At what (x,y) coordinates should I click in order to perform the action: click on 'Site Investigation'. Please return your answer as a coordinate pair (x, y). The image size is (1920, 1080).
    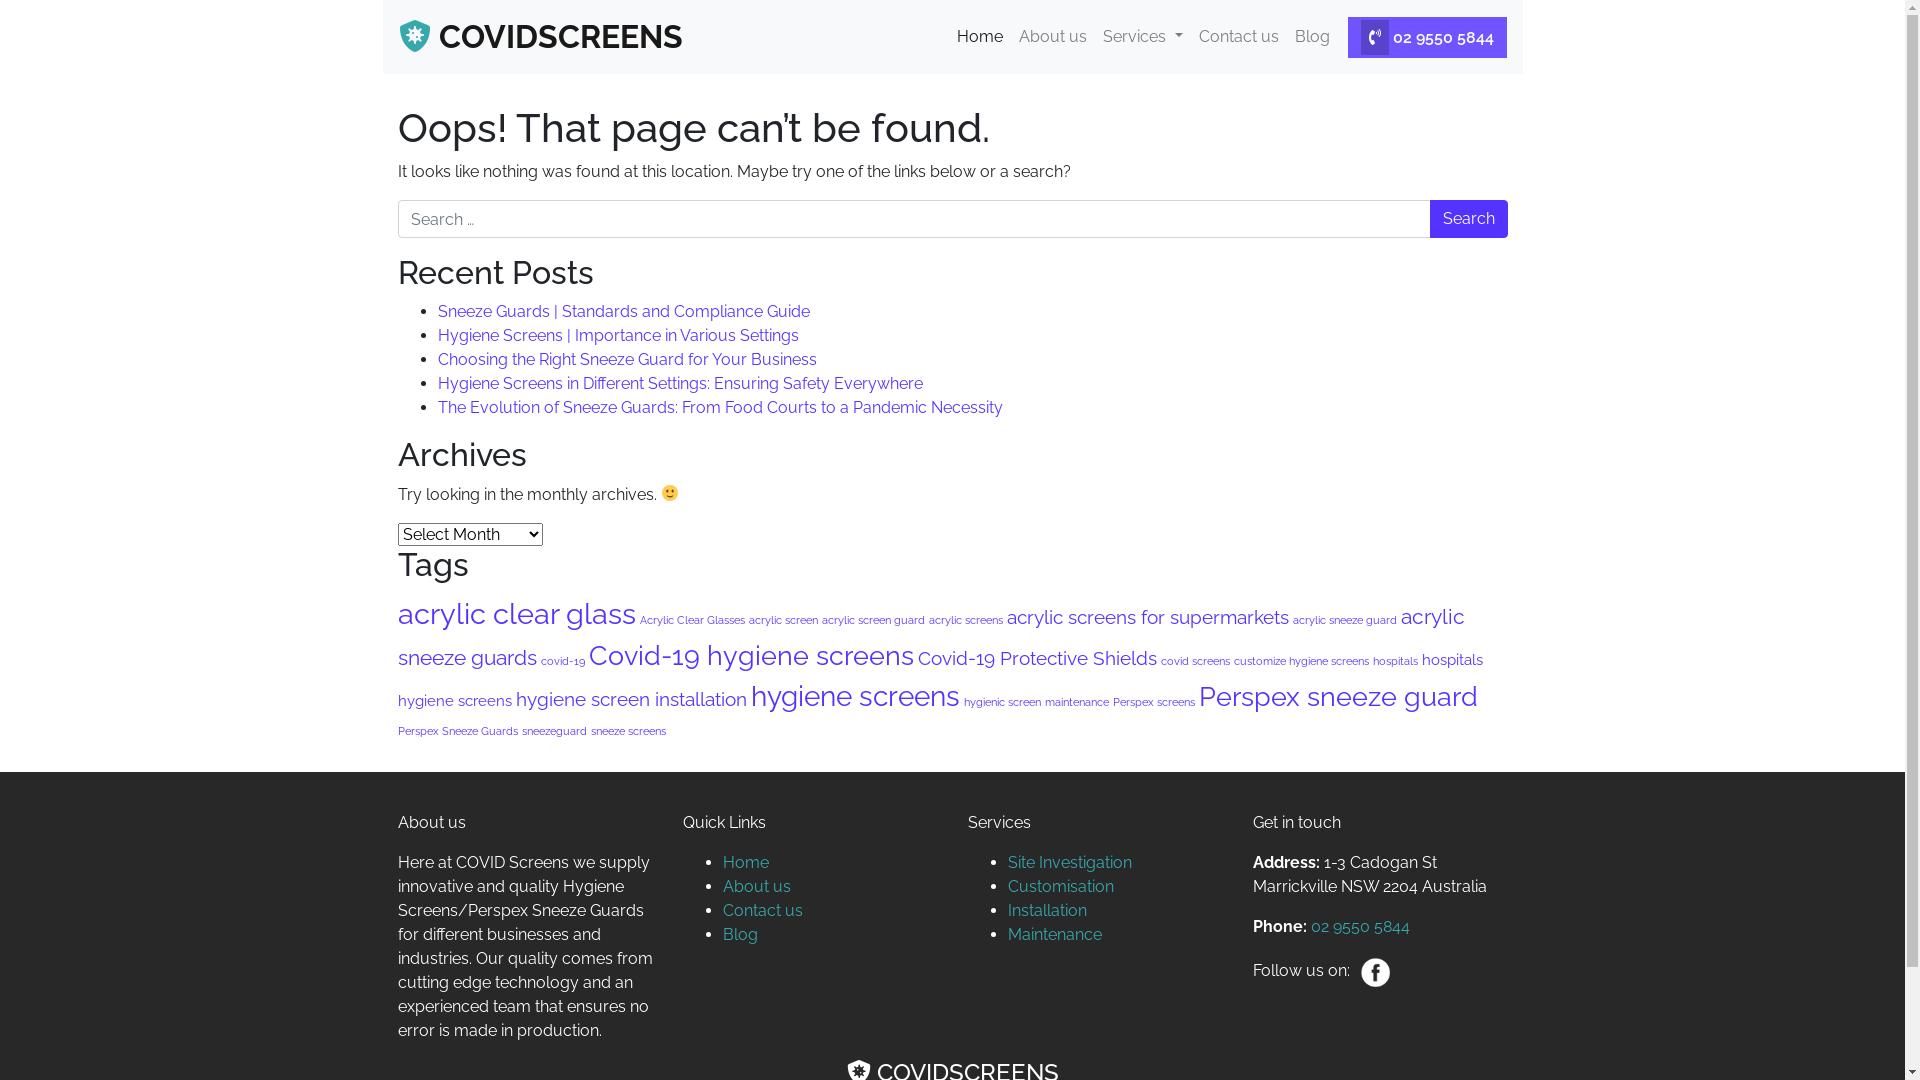
    Looking at the image, I should click on (1008, 861).